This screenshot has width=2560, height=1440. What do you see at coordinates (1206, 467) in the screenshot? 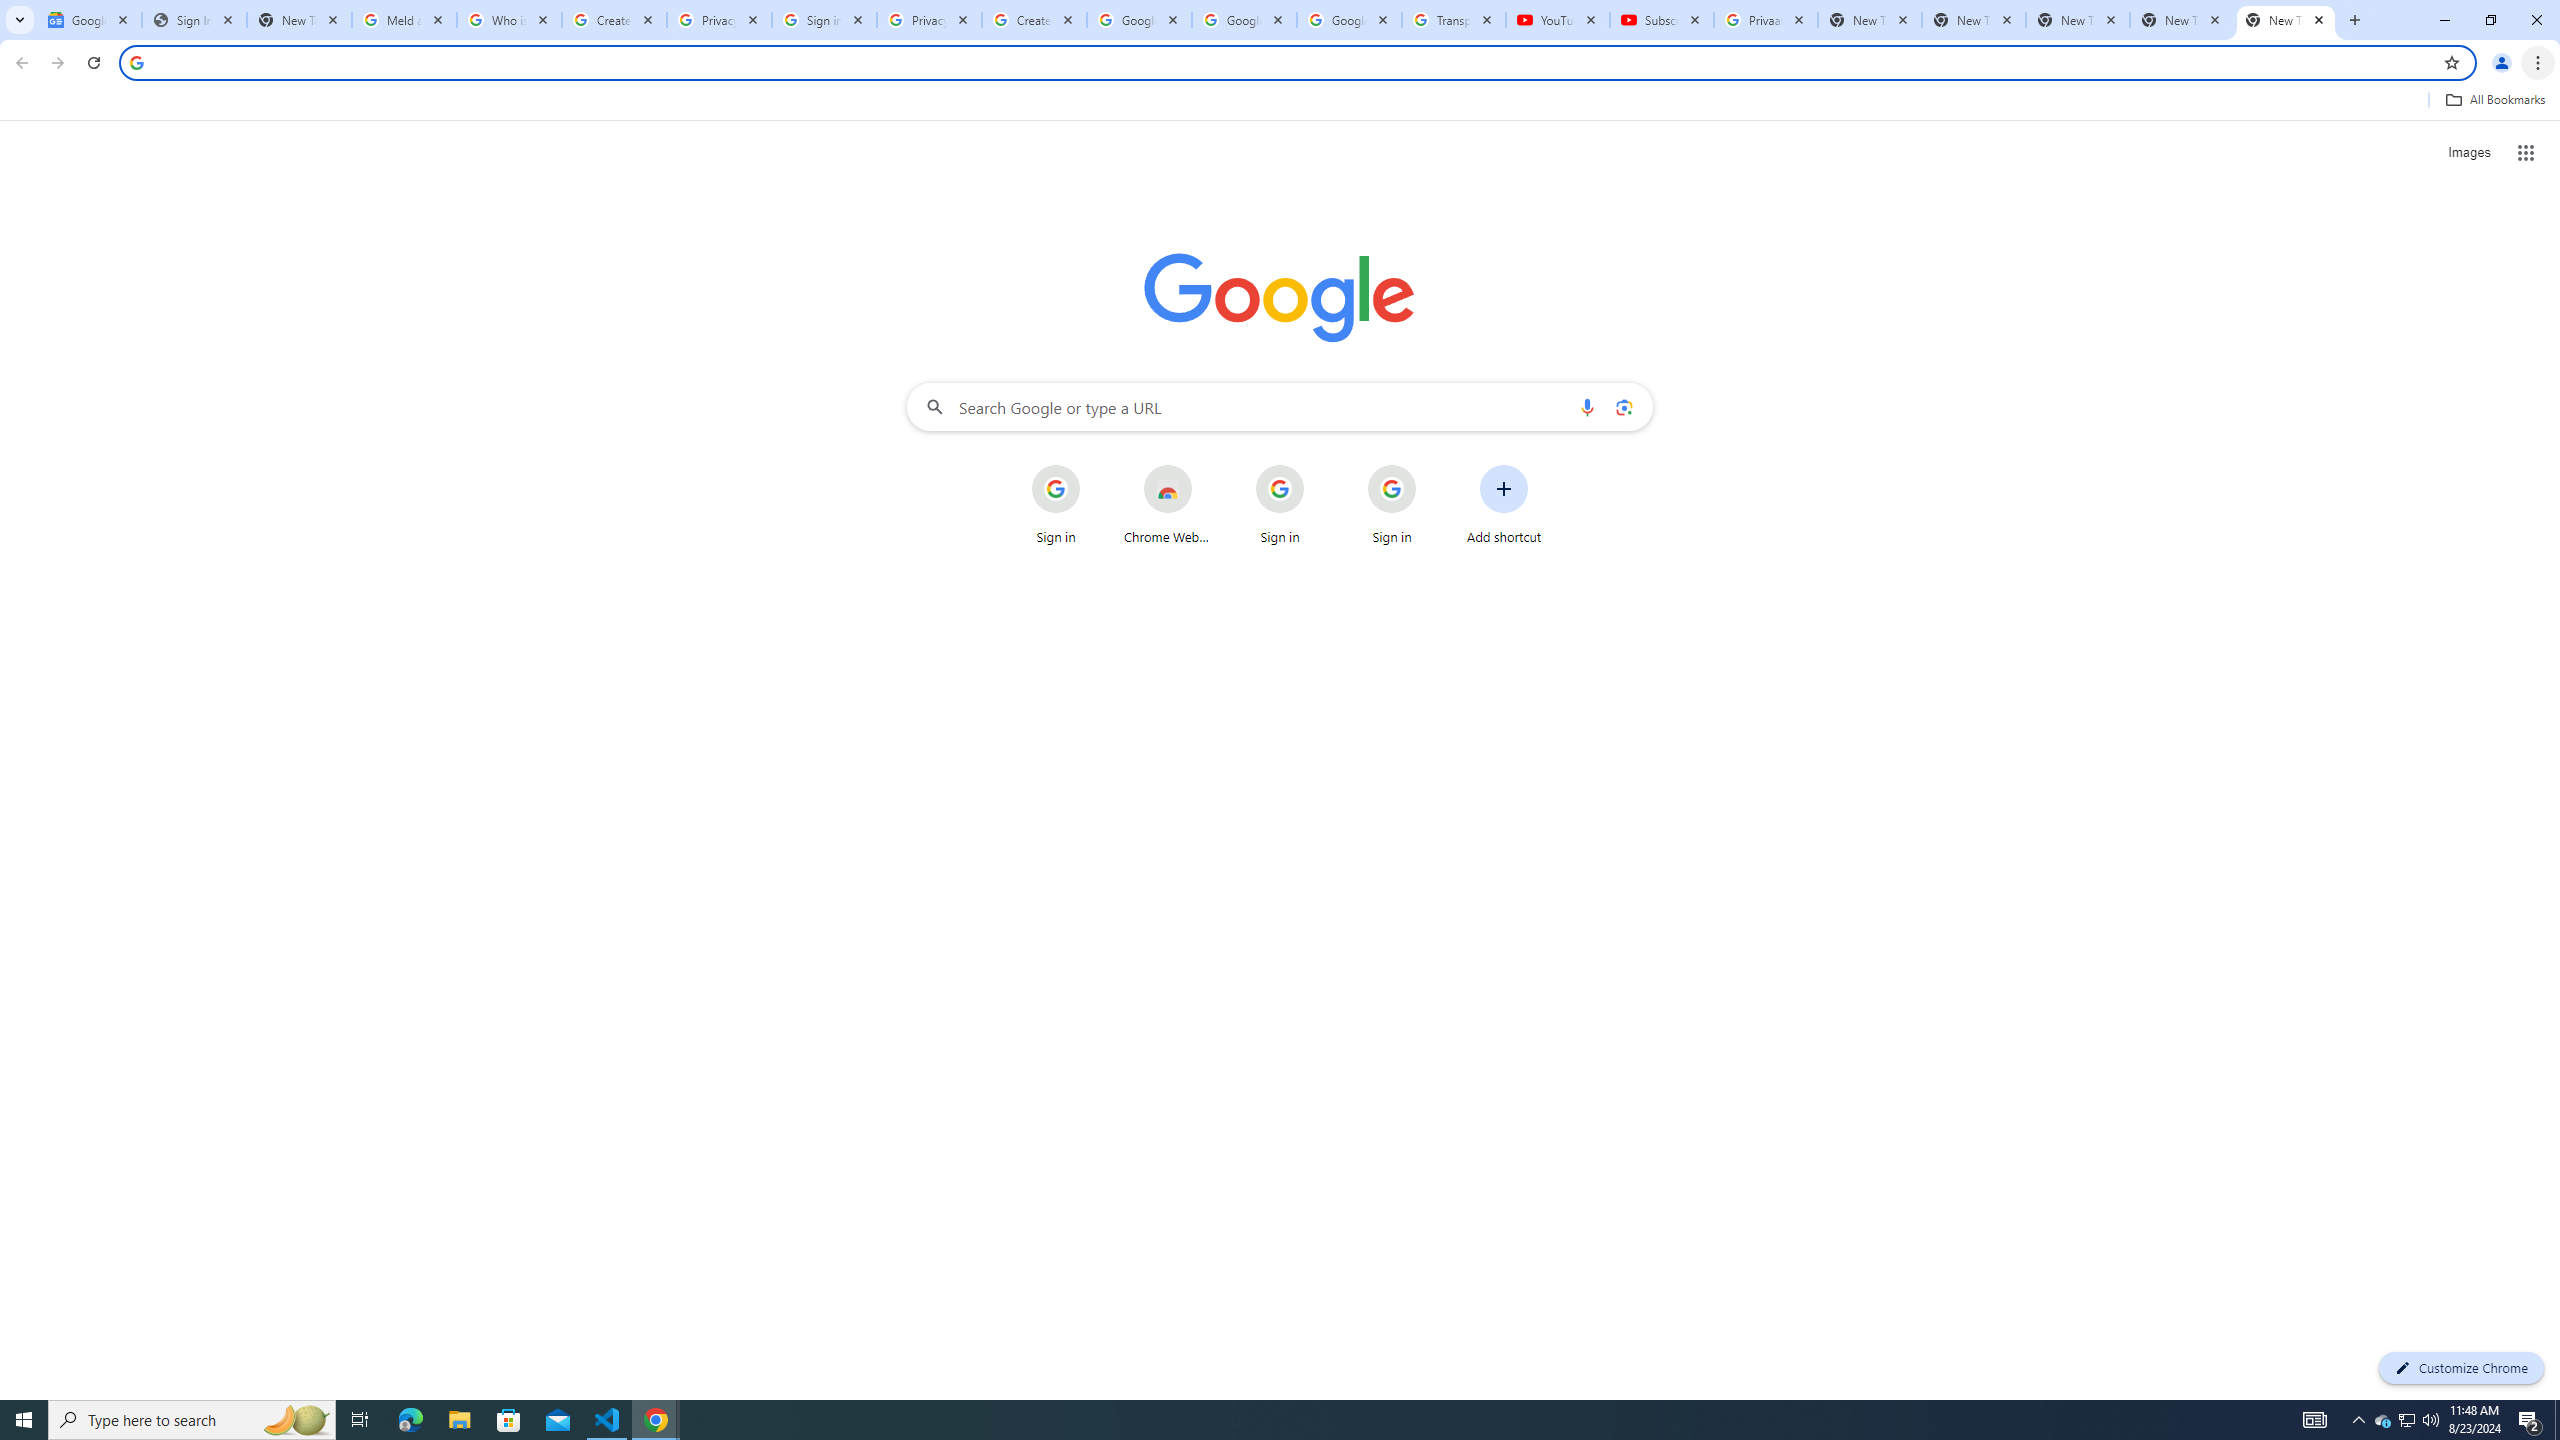
I see `'More actions for Chrome Web Store shortcut'` at bounding box center [1206, 467].